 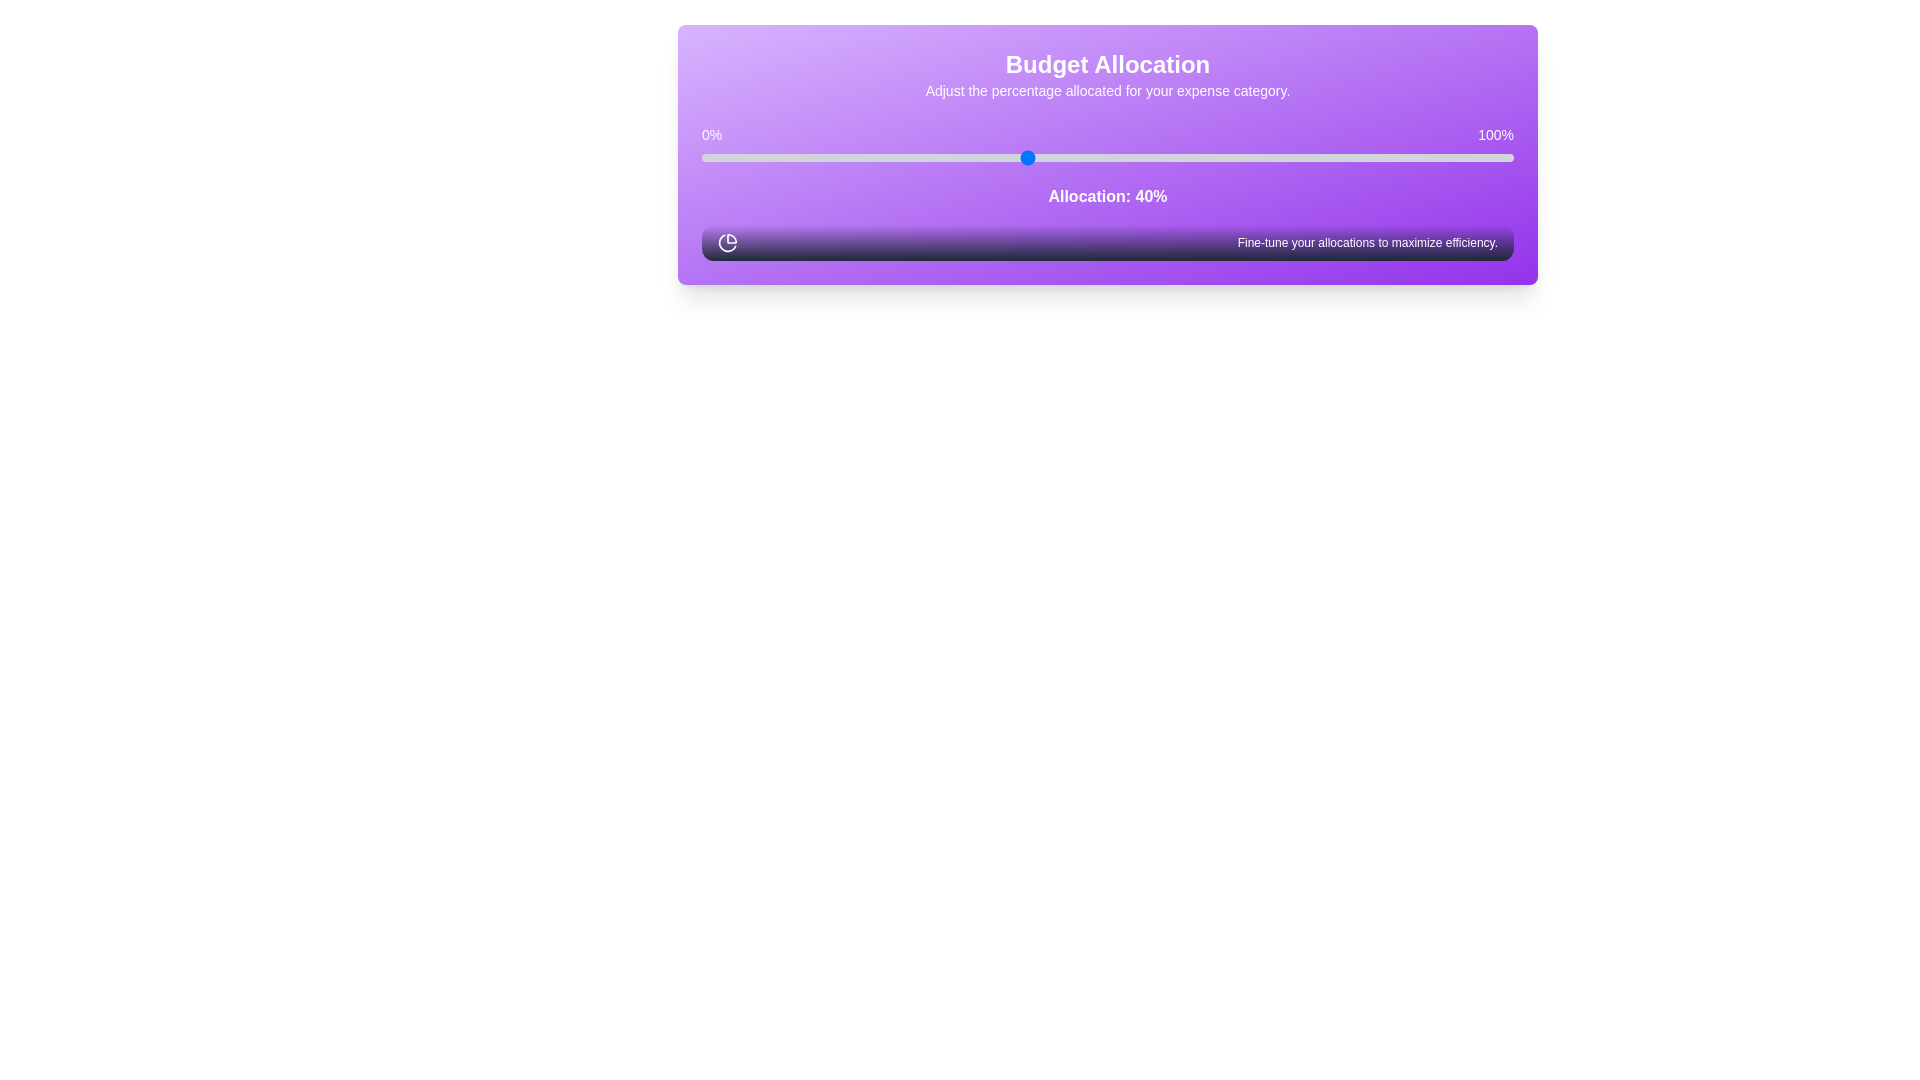 I want to click on the informational component that provides a summary about optimizing allocations, located at the bottom of the purple-themed 'Budget Allocation' card, so click(x=1107, y=242).